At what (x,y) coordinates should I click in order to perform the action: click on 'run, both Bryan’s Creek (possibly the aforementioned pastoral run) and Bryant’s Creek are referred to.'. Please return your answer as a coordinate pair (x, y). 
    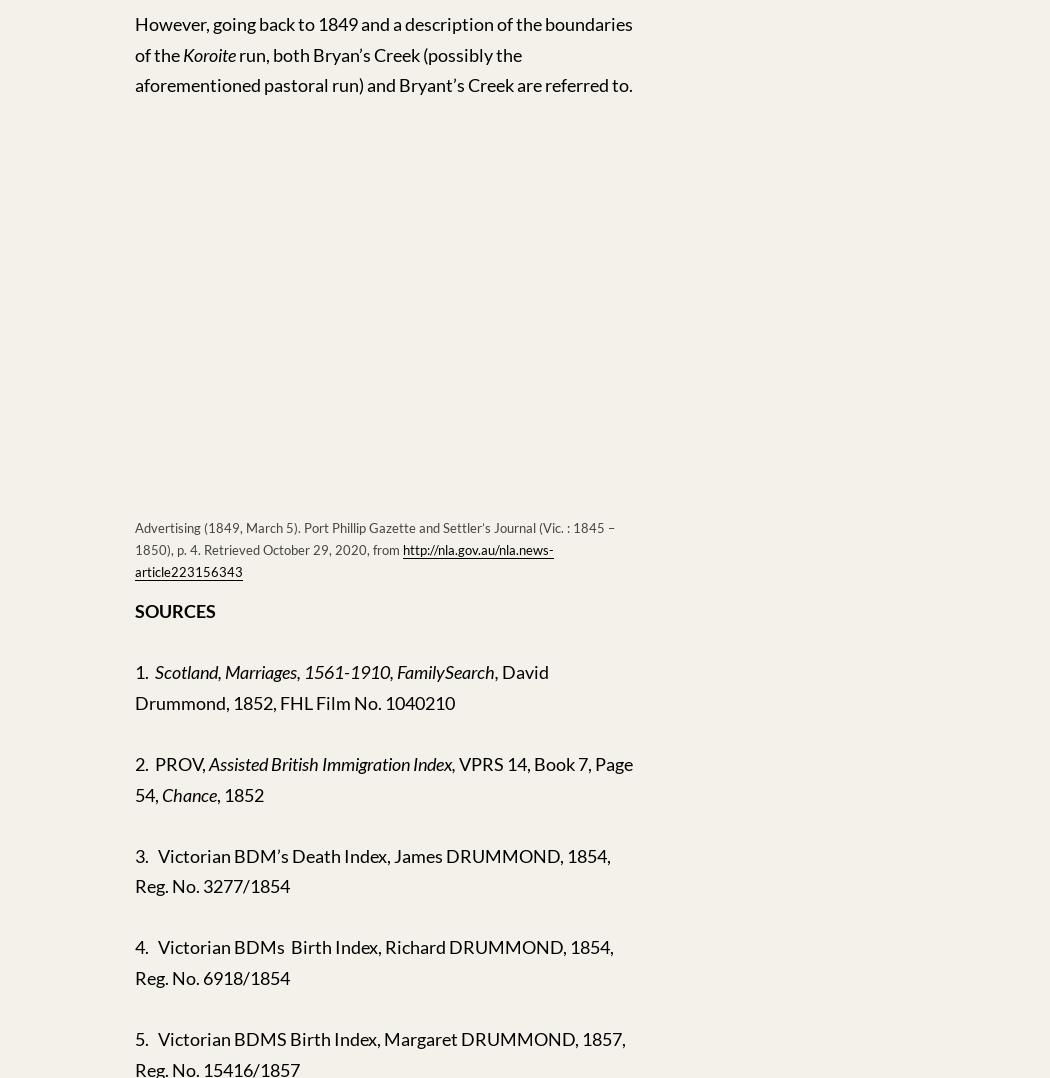
    Looking at the image, I should click on (385, 69).